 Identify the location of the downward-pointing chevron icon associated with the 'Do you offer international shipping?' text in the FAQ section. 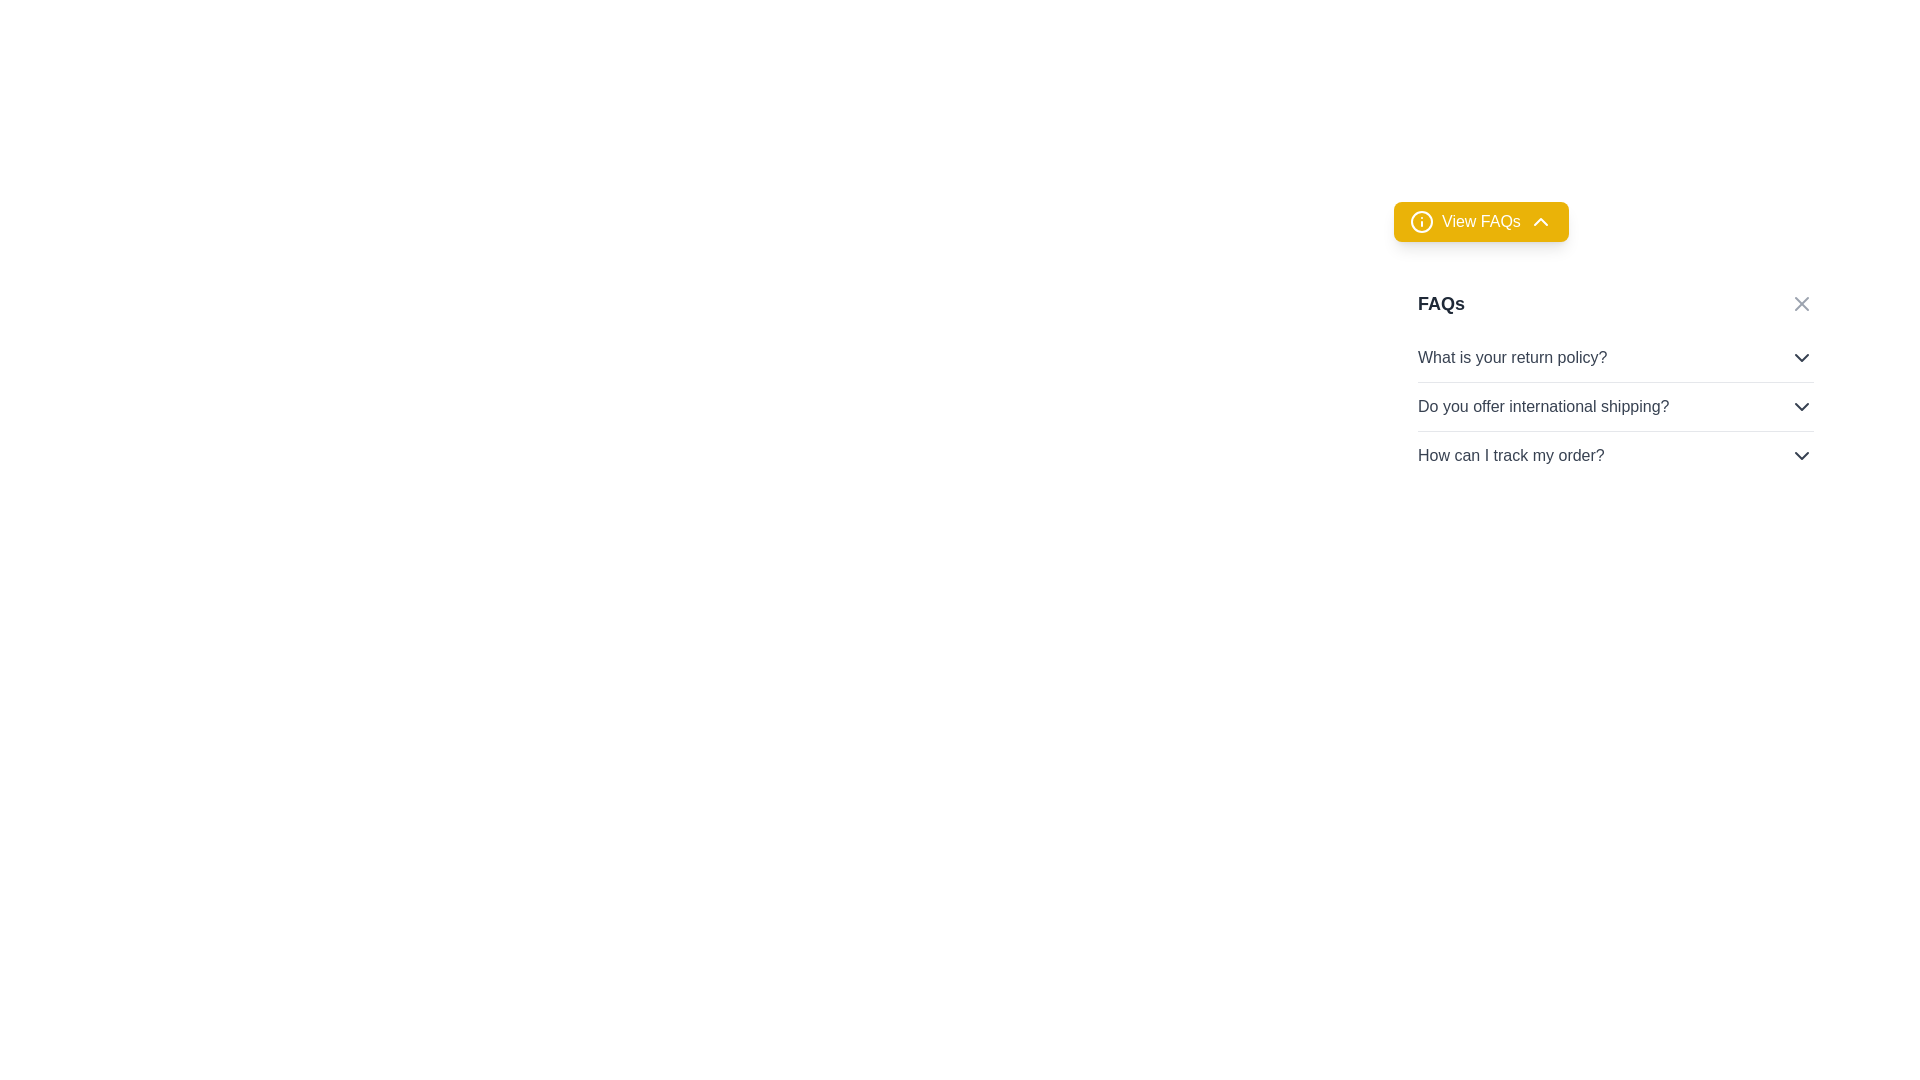
(1801, 406).